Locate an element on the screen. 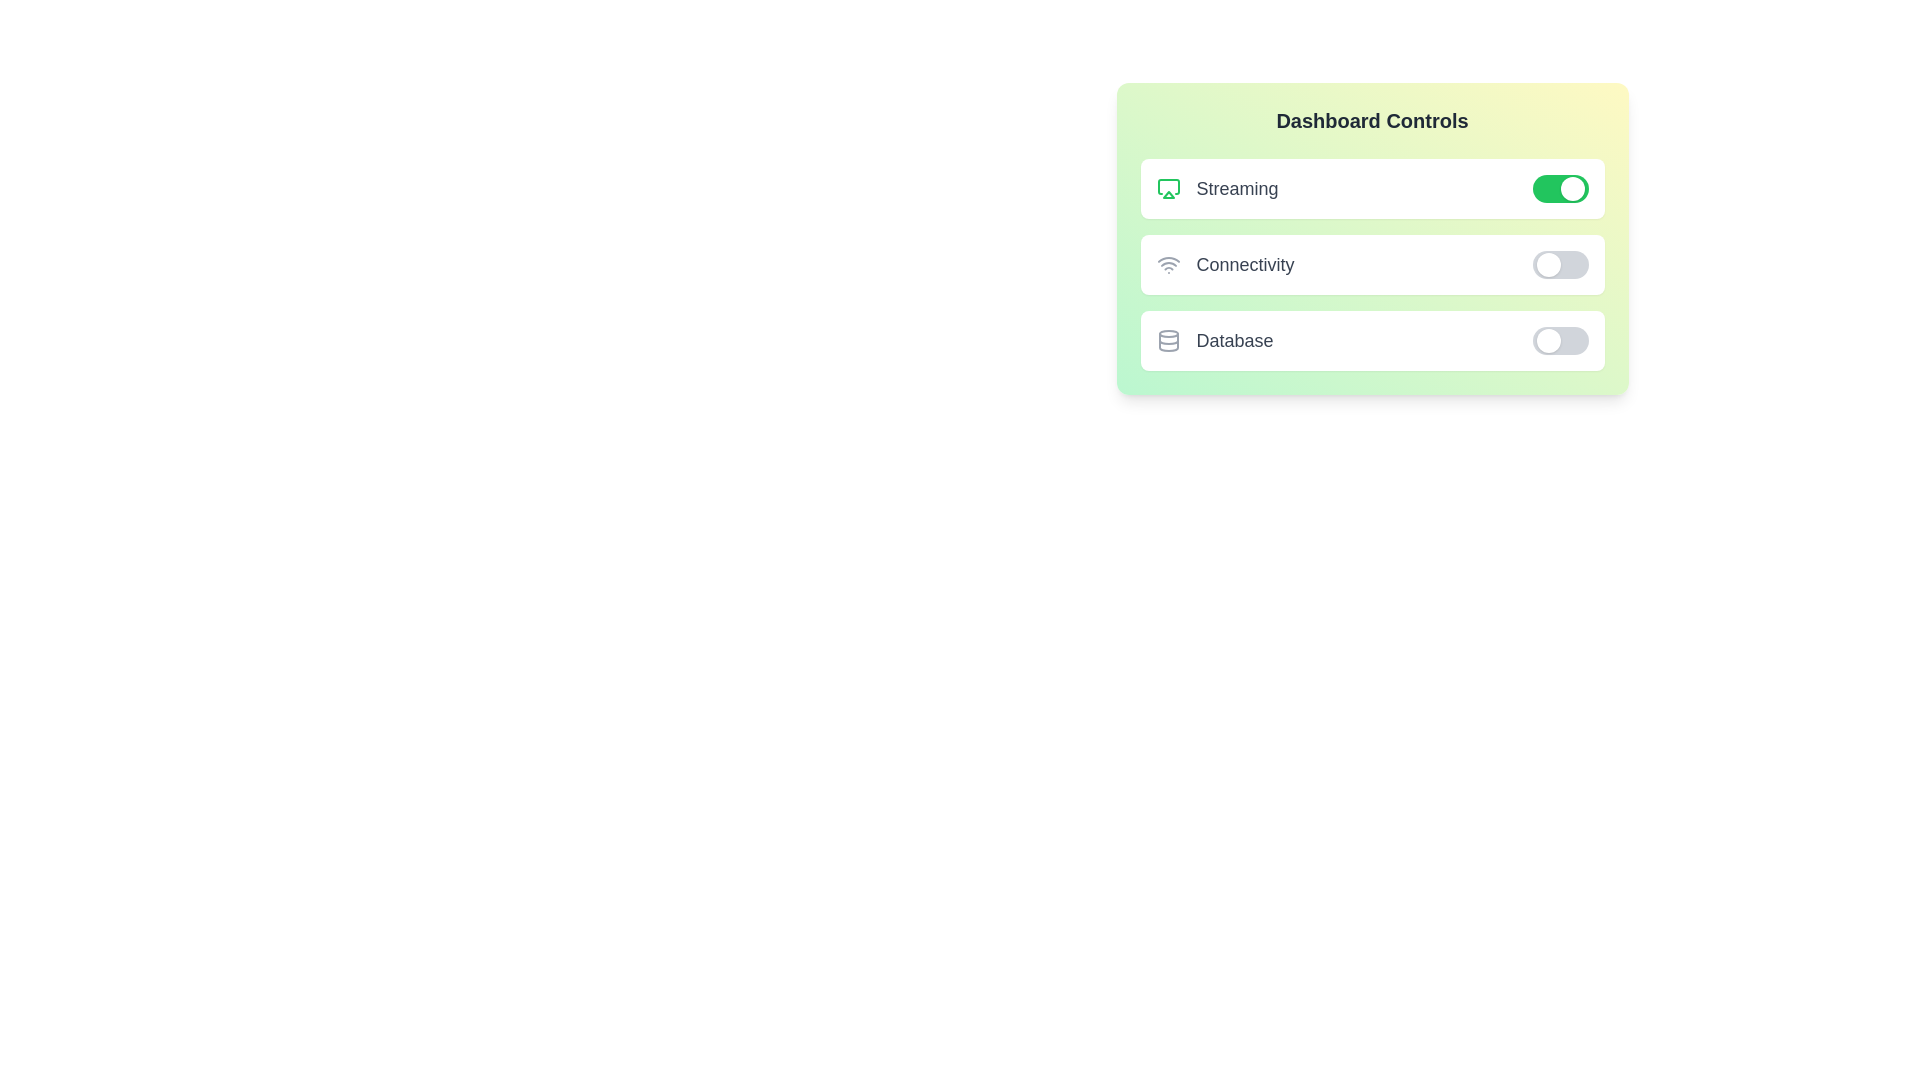 The width and height of the screenshot is (1920, 1080). the text label of the widget Streaming is located at coordinates (1216, 189).